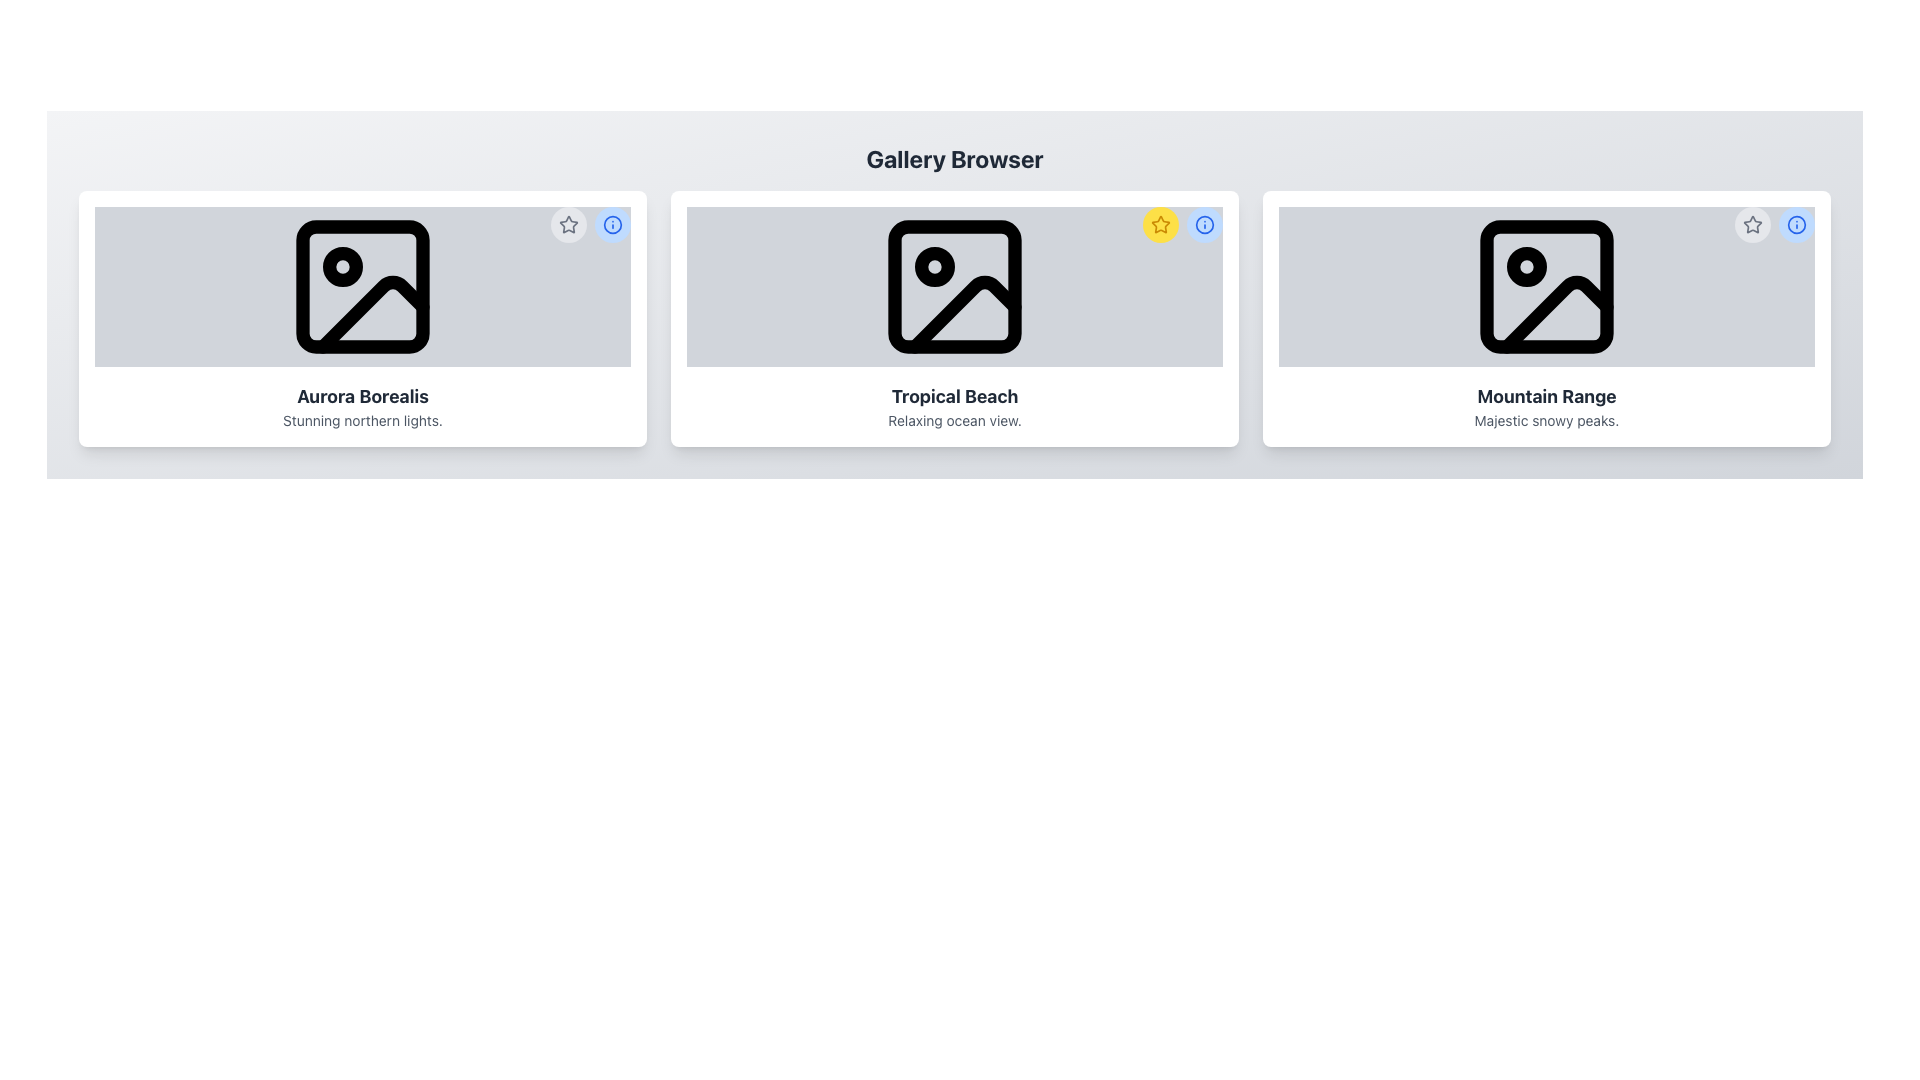  Describe the element at coordinates (1796, 224) in the screenshot. I see `the circular blue outlined icon with a white background and a stylized 'i'` at that location.